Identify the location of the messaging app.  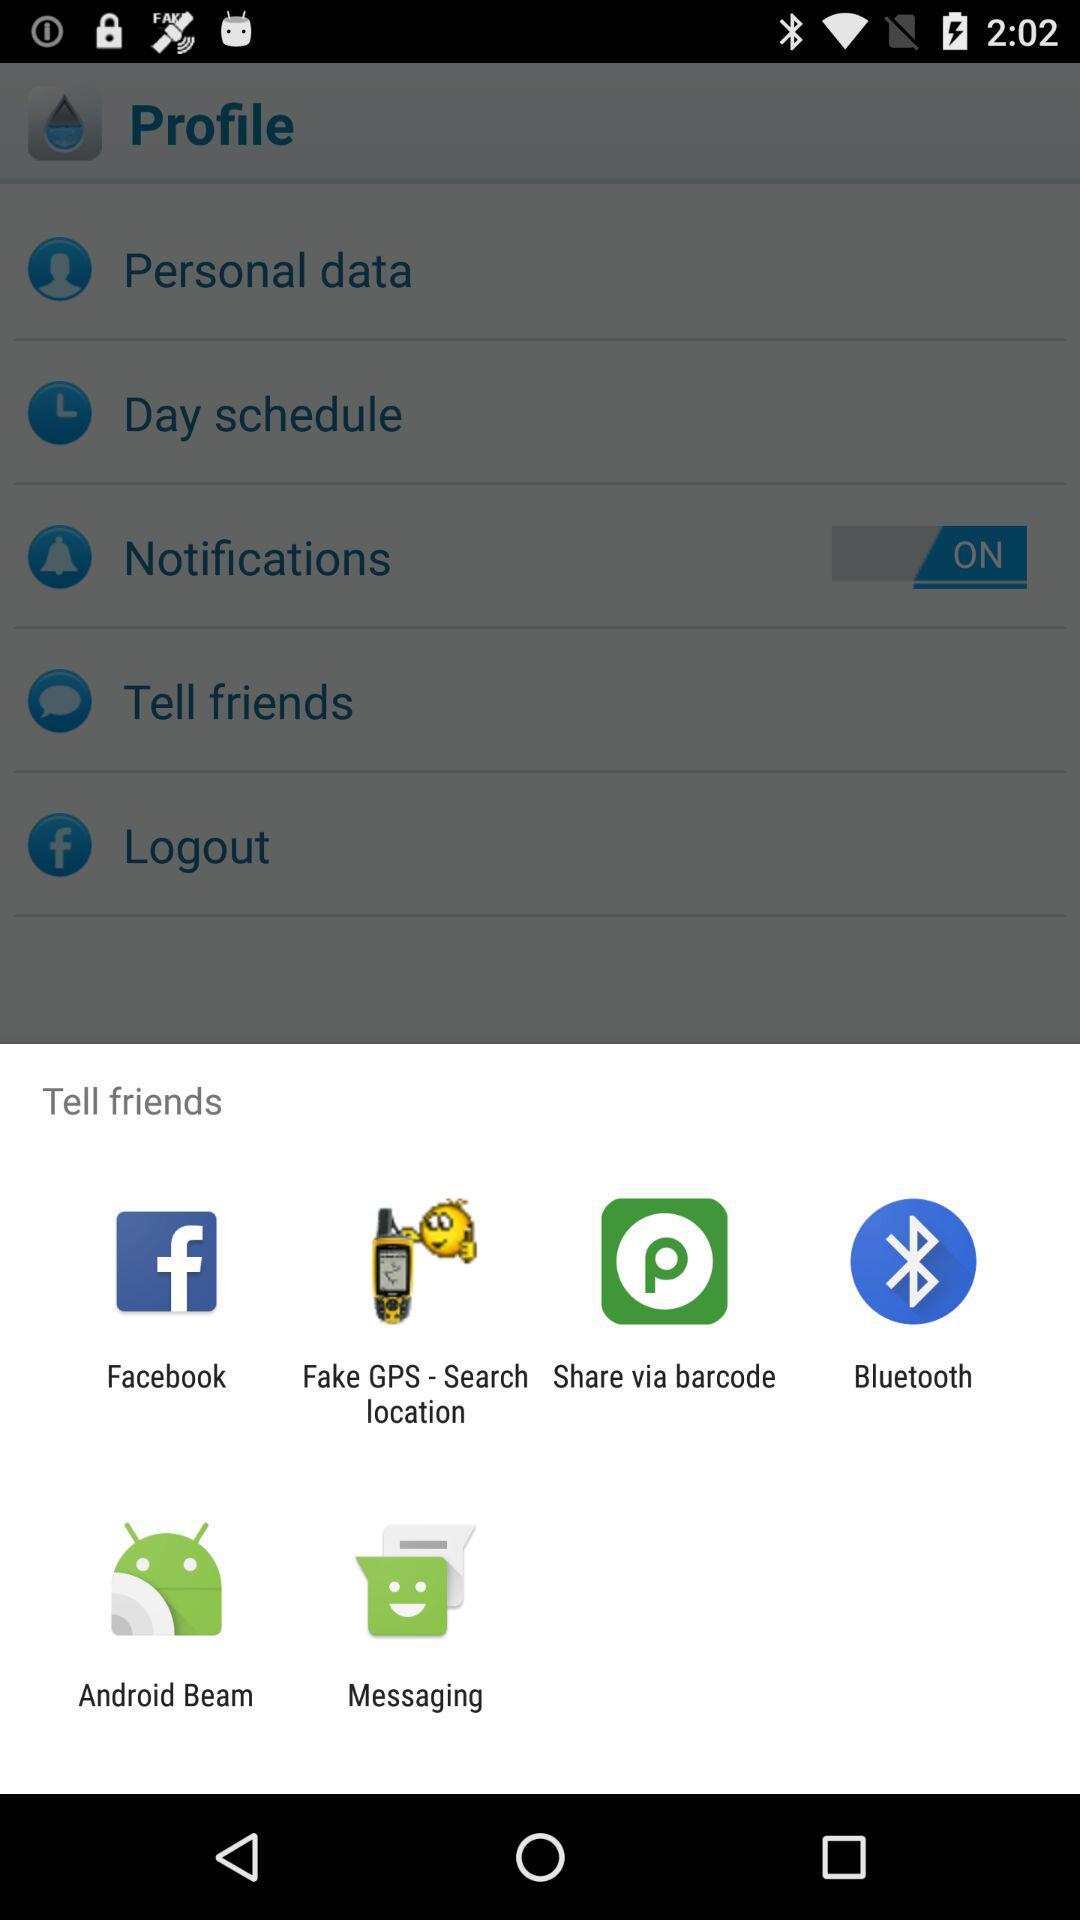
(414, 1711).